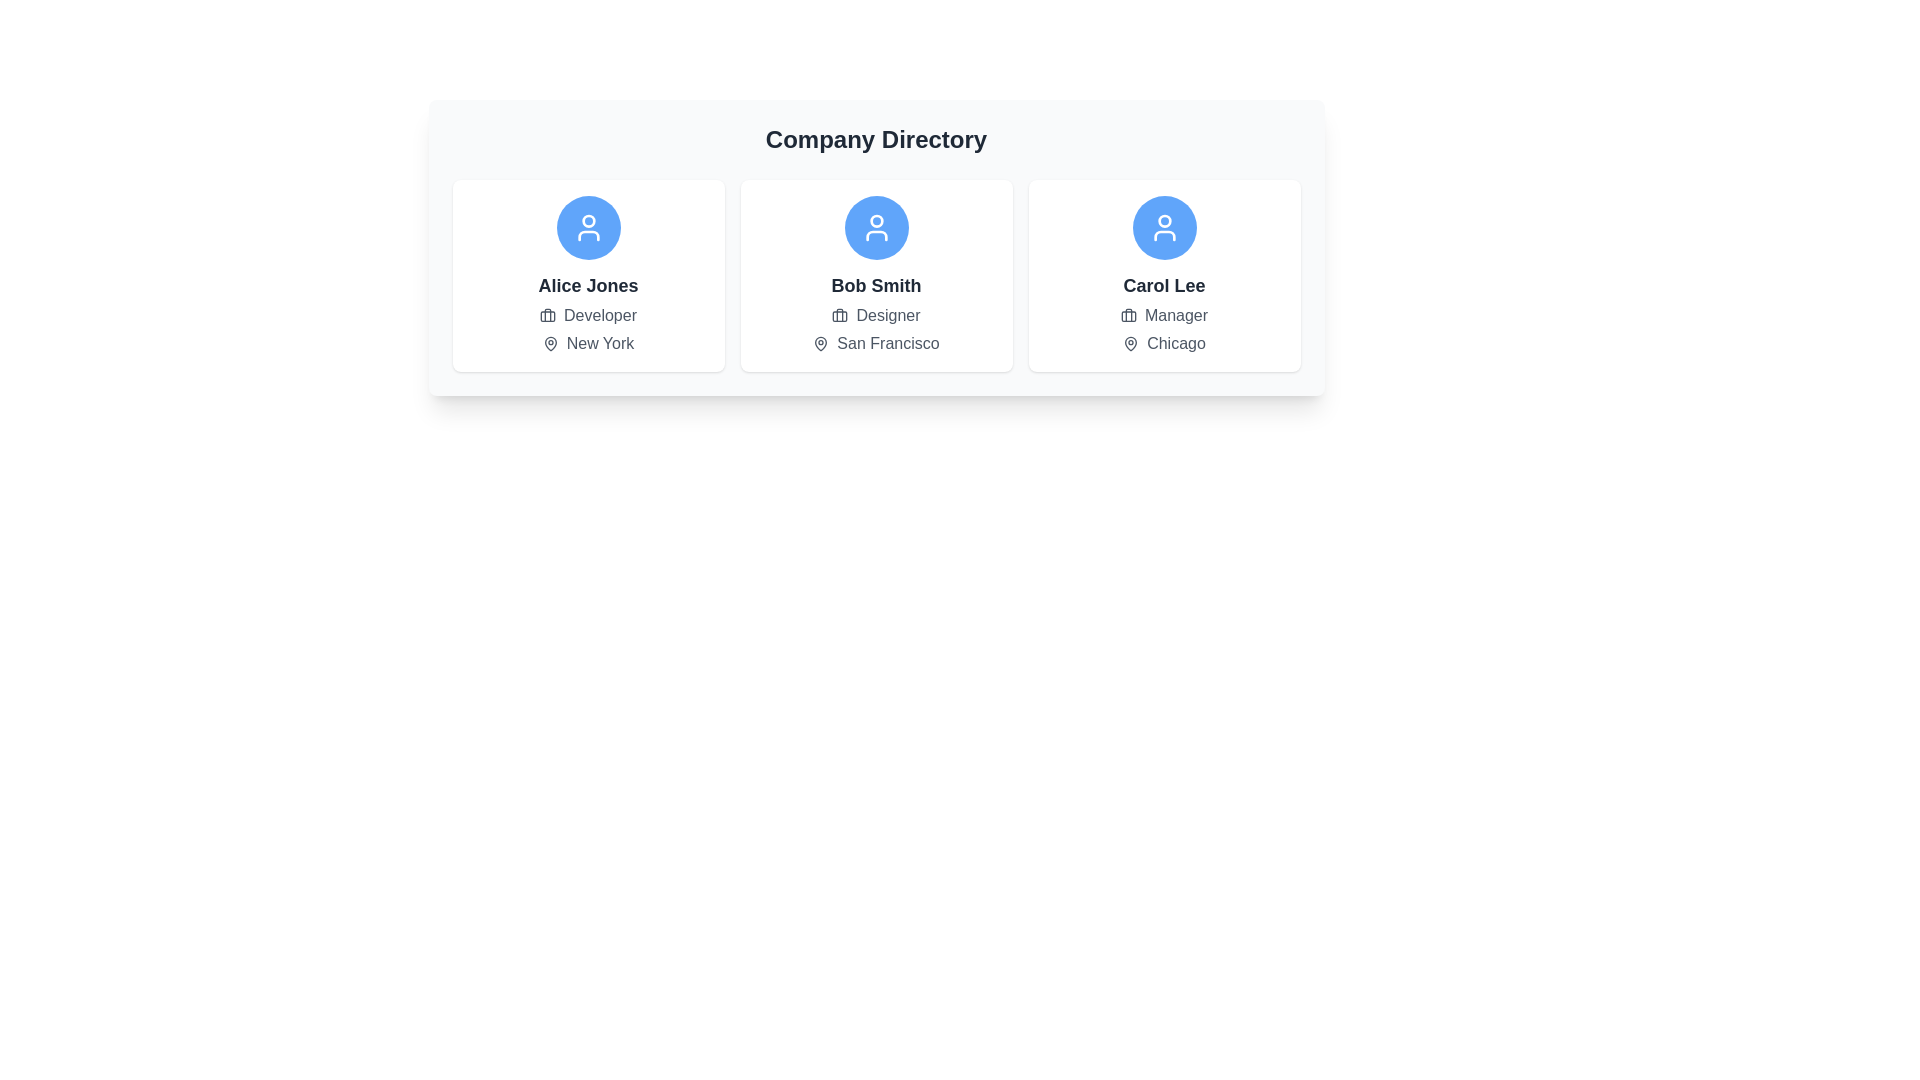 The height and width of the screenshot is (1080, 1920). I want to click on the text label reading 'Carol Lee' which is styled in bold and dark gray, located in the rightmost card of the Company Directory, beneath the icon and above the 'Manager' label, so click(1164, 285).